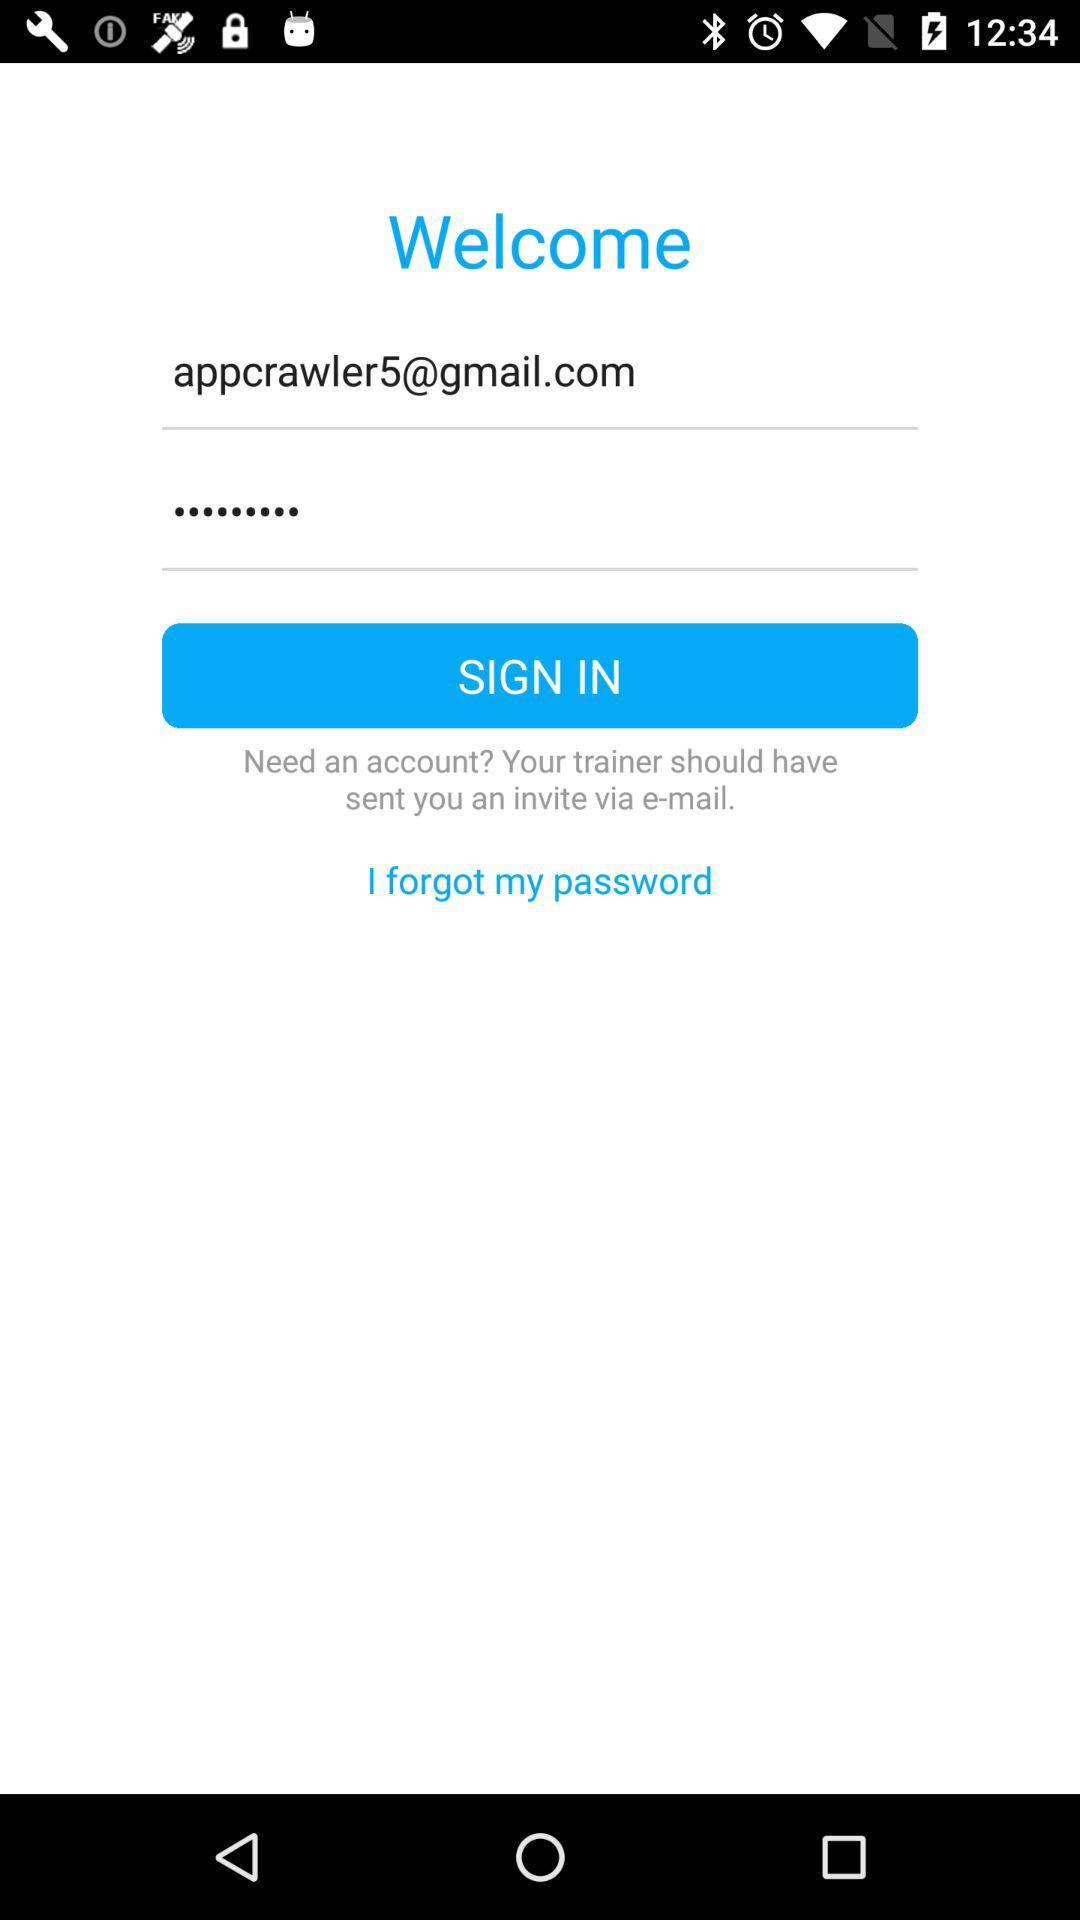 The height and width of the screenshot is (1920, 1080). What do you see at coordinates (540, 777) in the screenshot?
I see `the icon below sign in` at bounding box center [540, 777].